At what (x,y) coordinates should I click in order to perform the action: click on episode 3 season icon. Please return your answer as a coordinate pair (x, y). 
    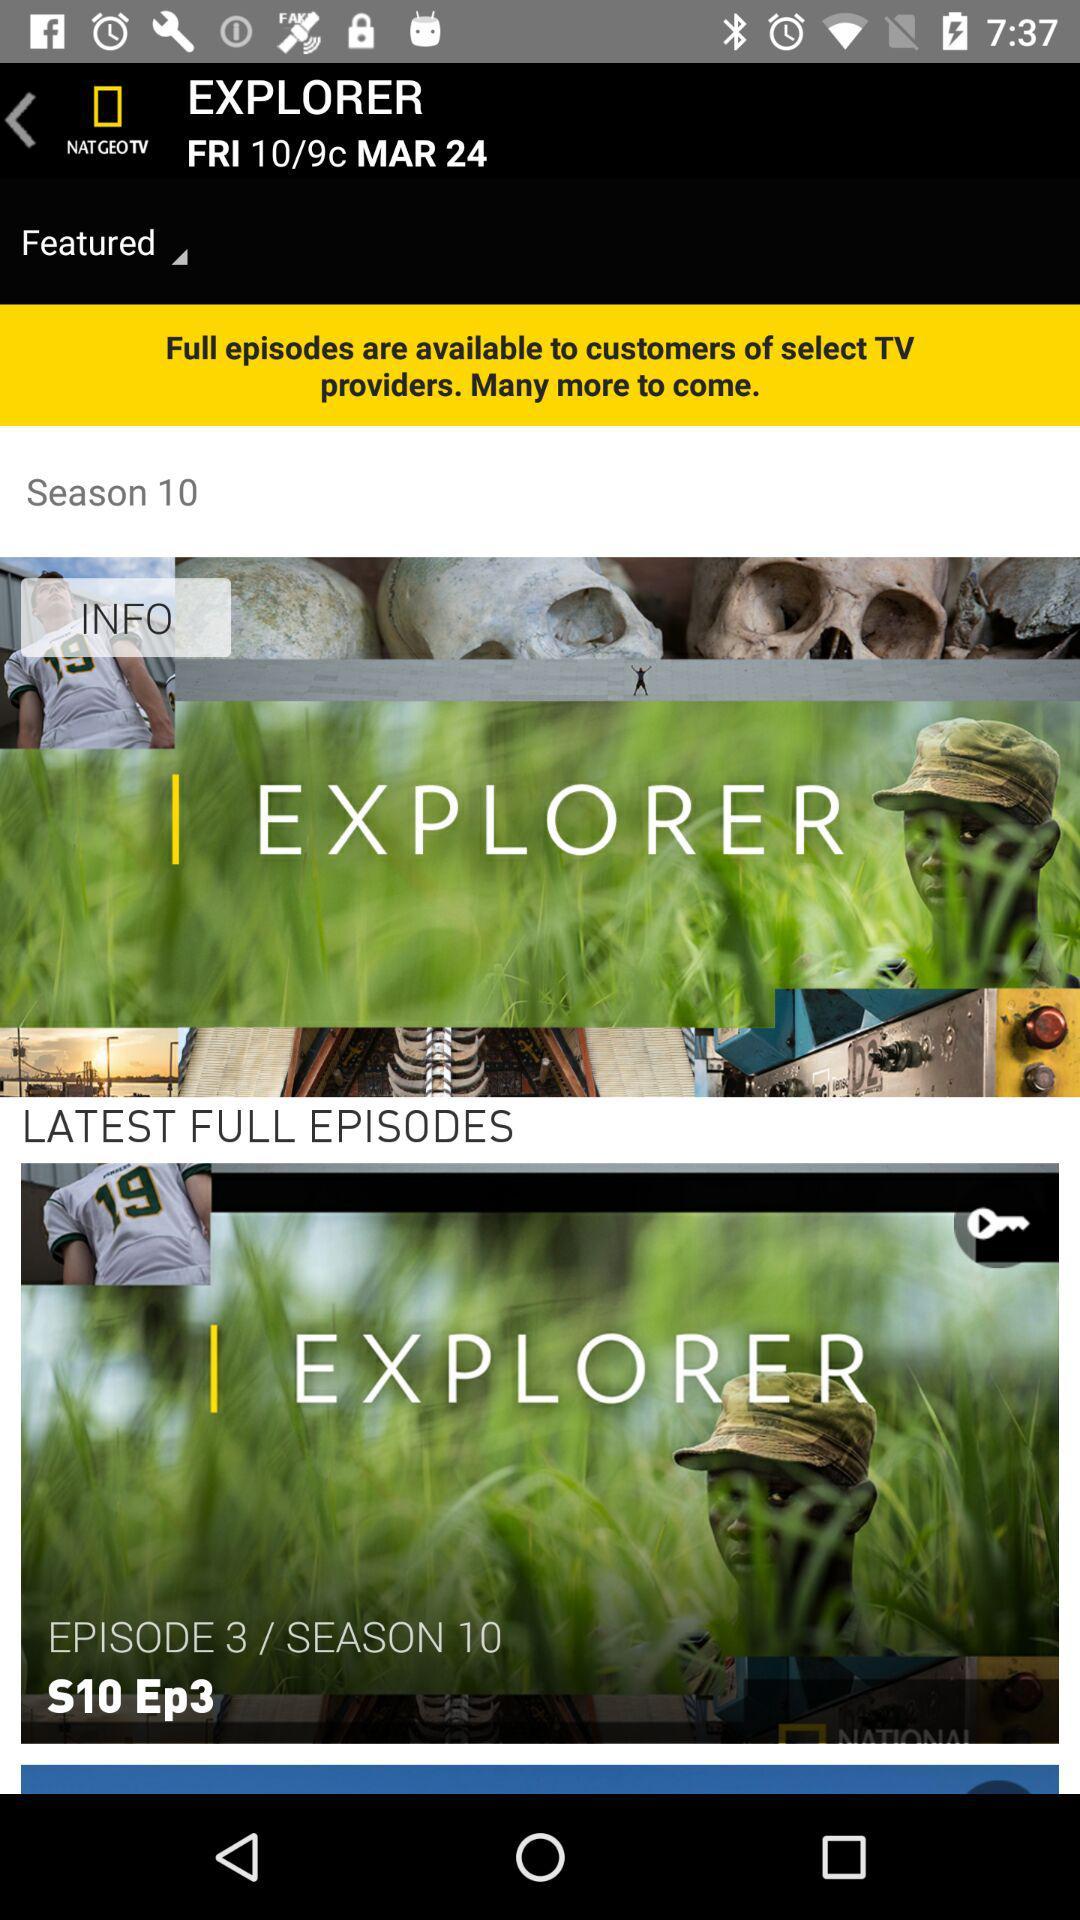
    Looking at the image, I should click on (274, 1636).